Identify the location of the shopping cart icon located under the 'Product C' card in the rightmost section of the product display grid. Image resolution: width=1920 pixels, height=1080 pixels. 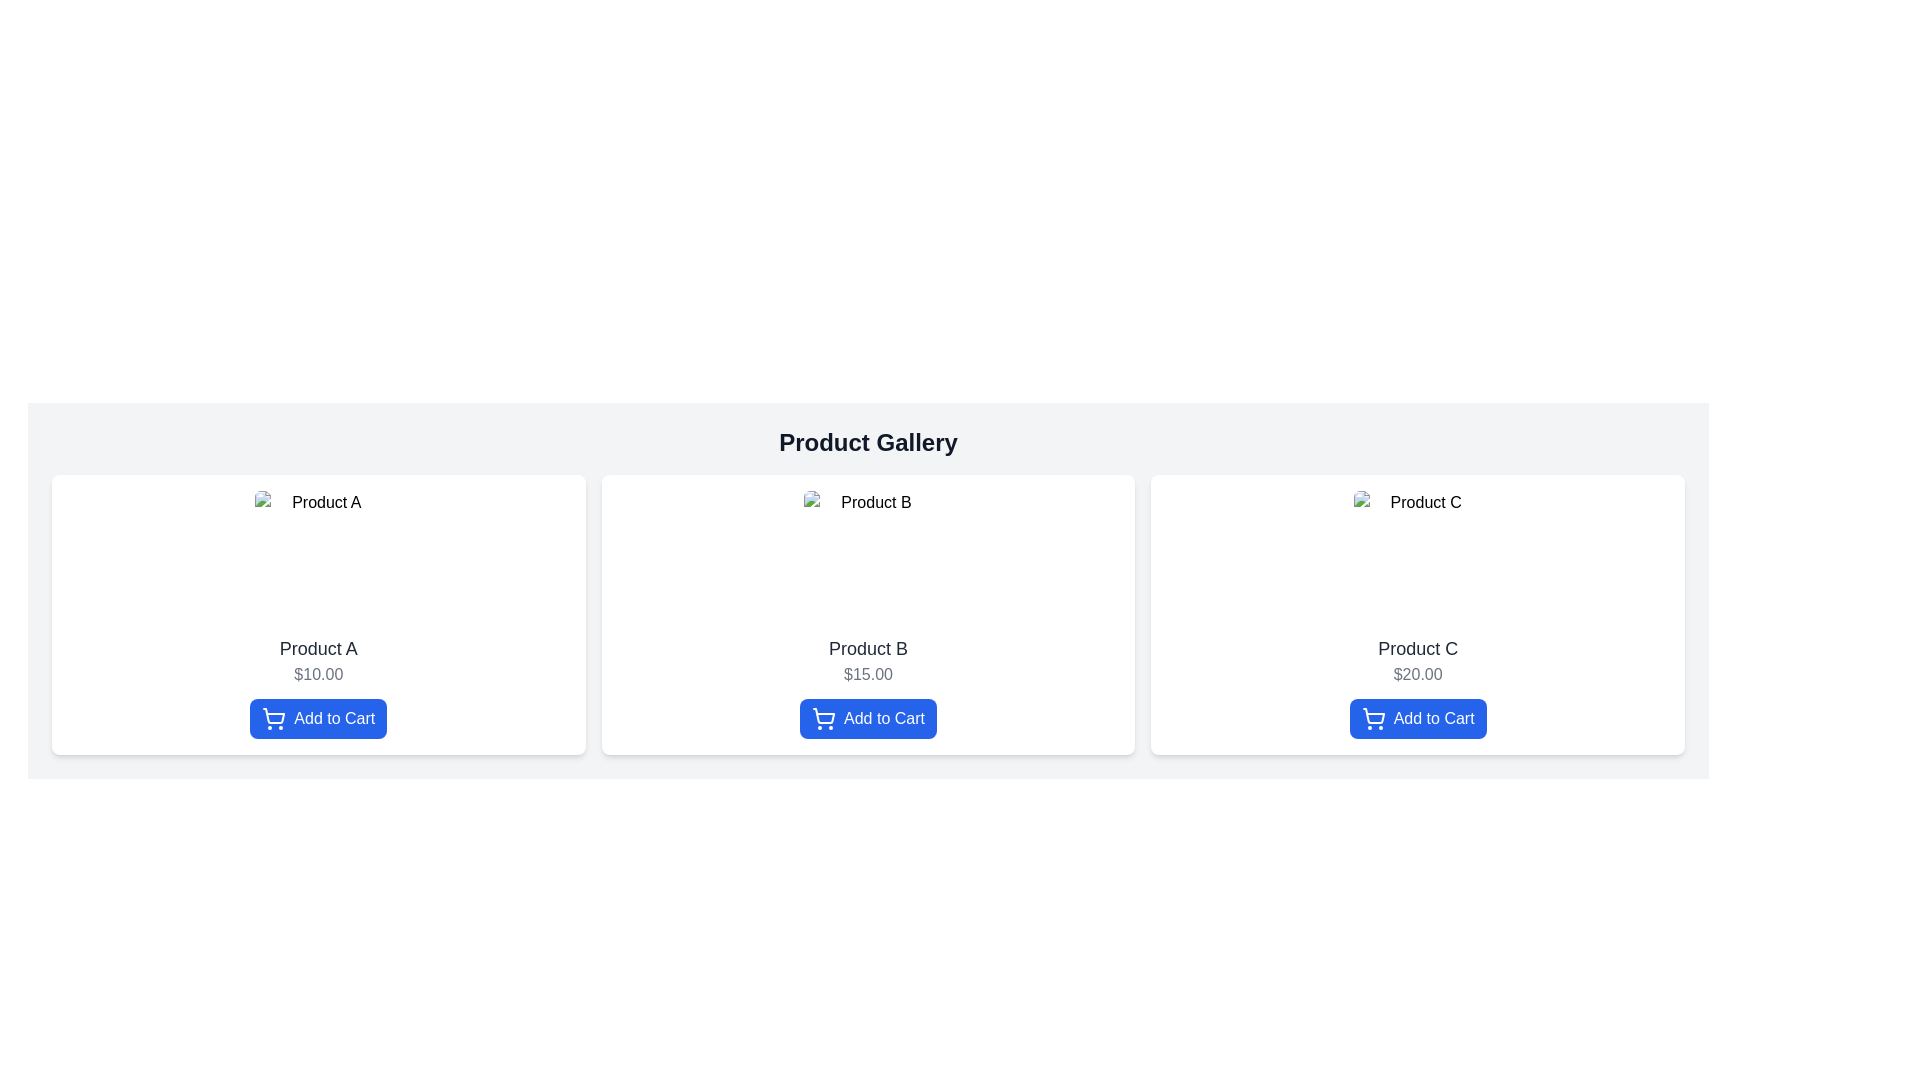
(1372, 717).